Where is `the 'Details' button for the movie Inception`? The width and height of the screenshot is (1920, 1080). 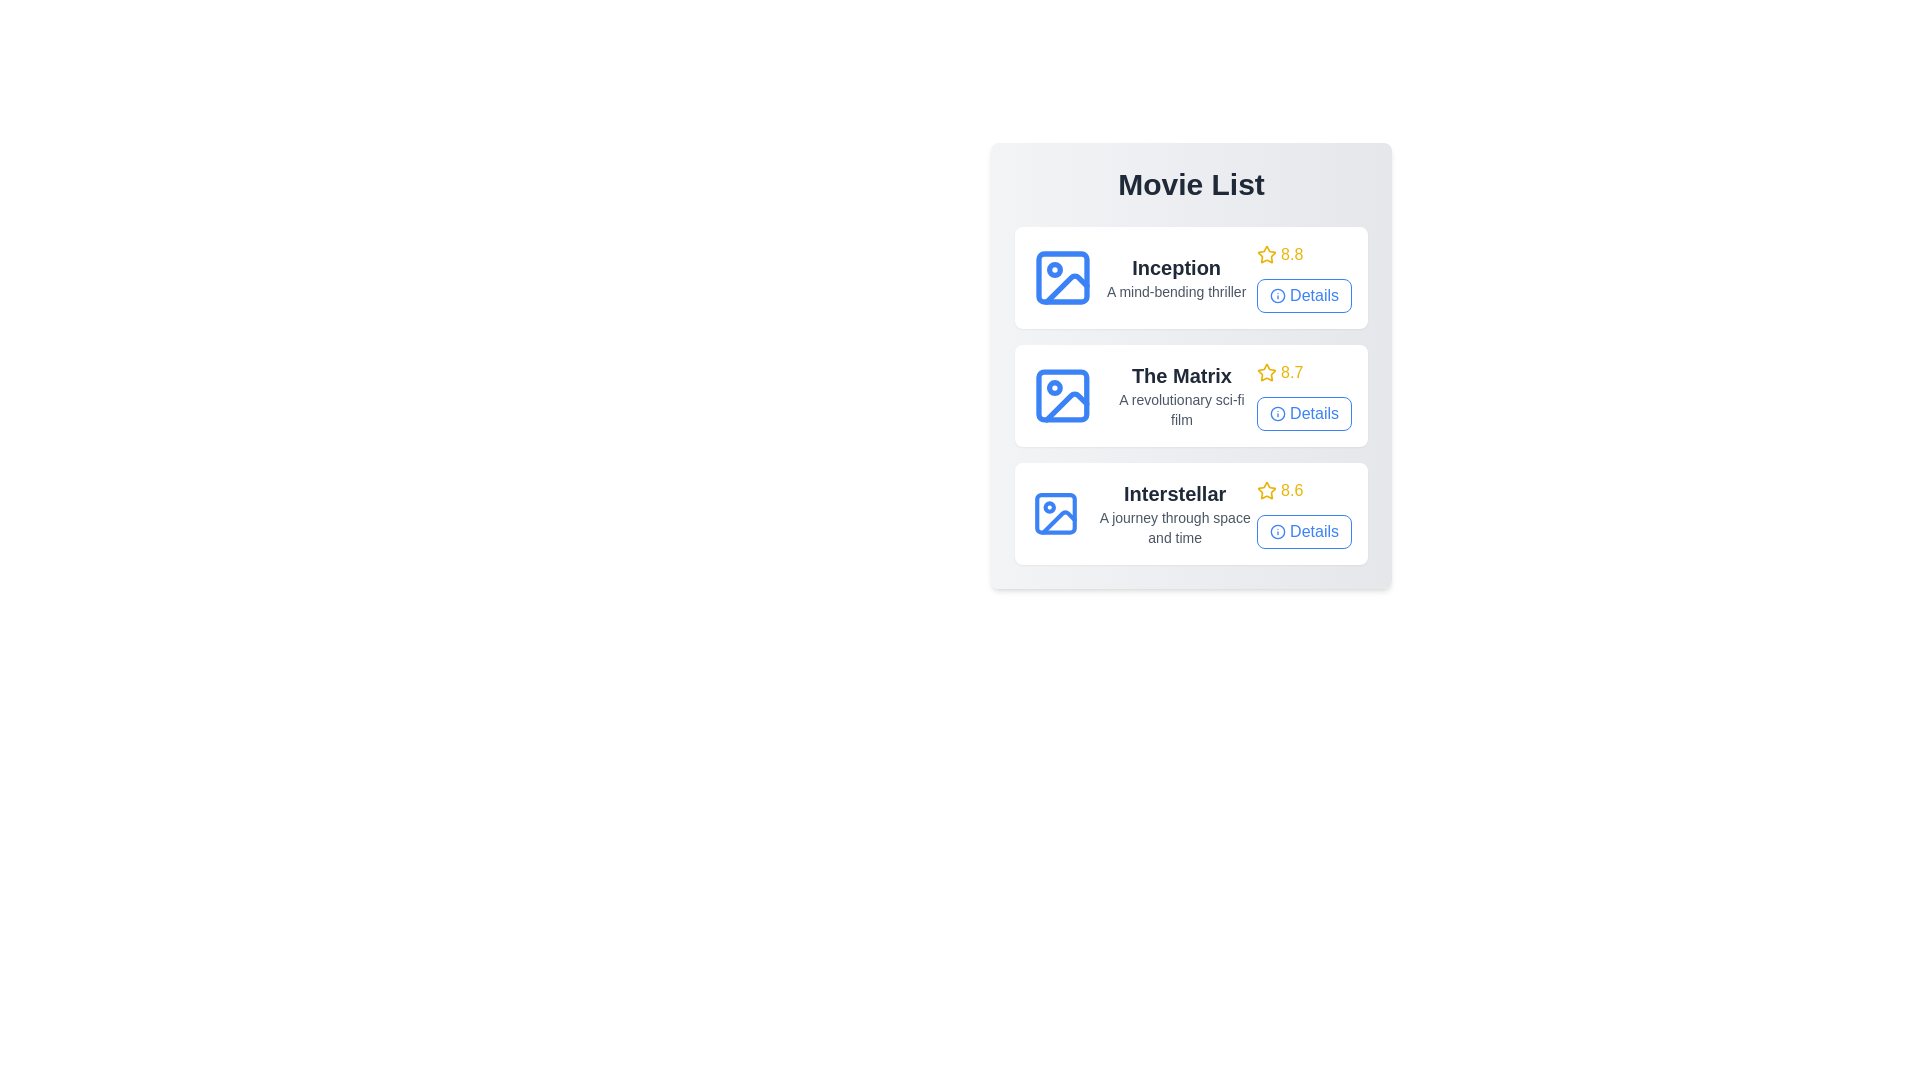 the 'Details' button for the movie Inception is located at coordinates (1304, 296).